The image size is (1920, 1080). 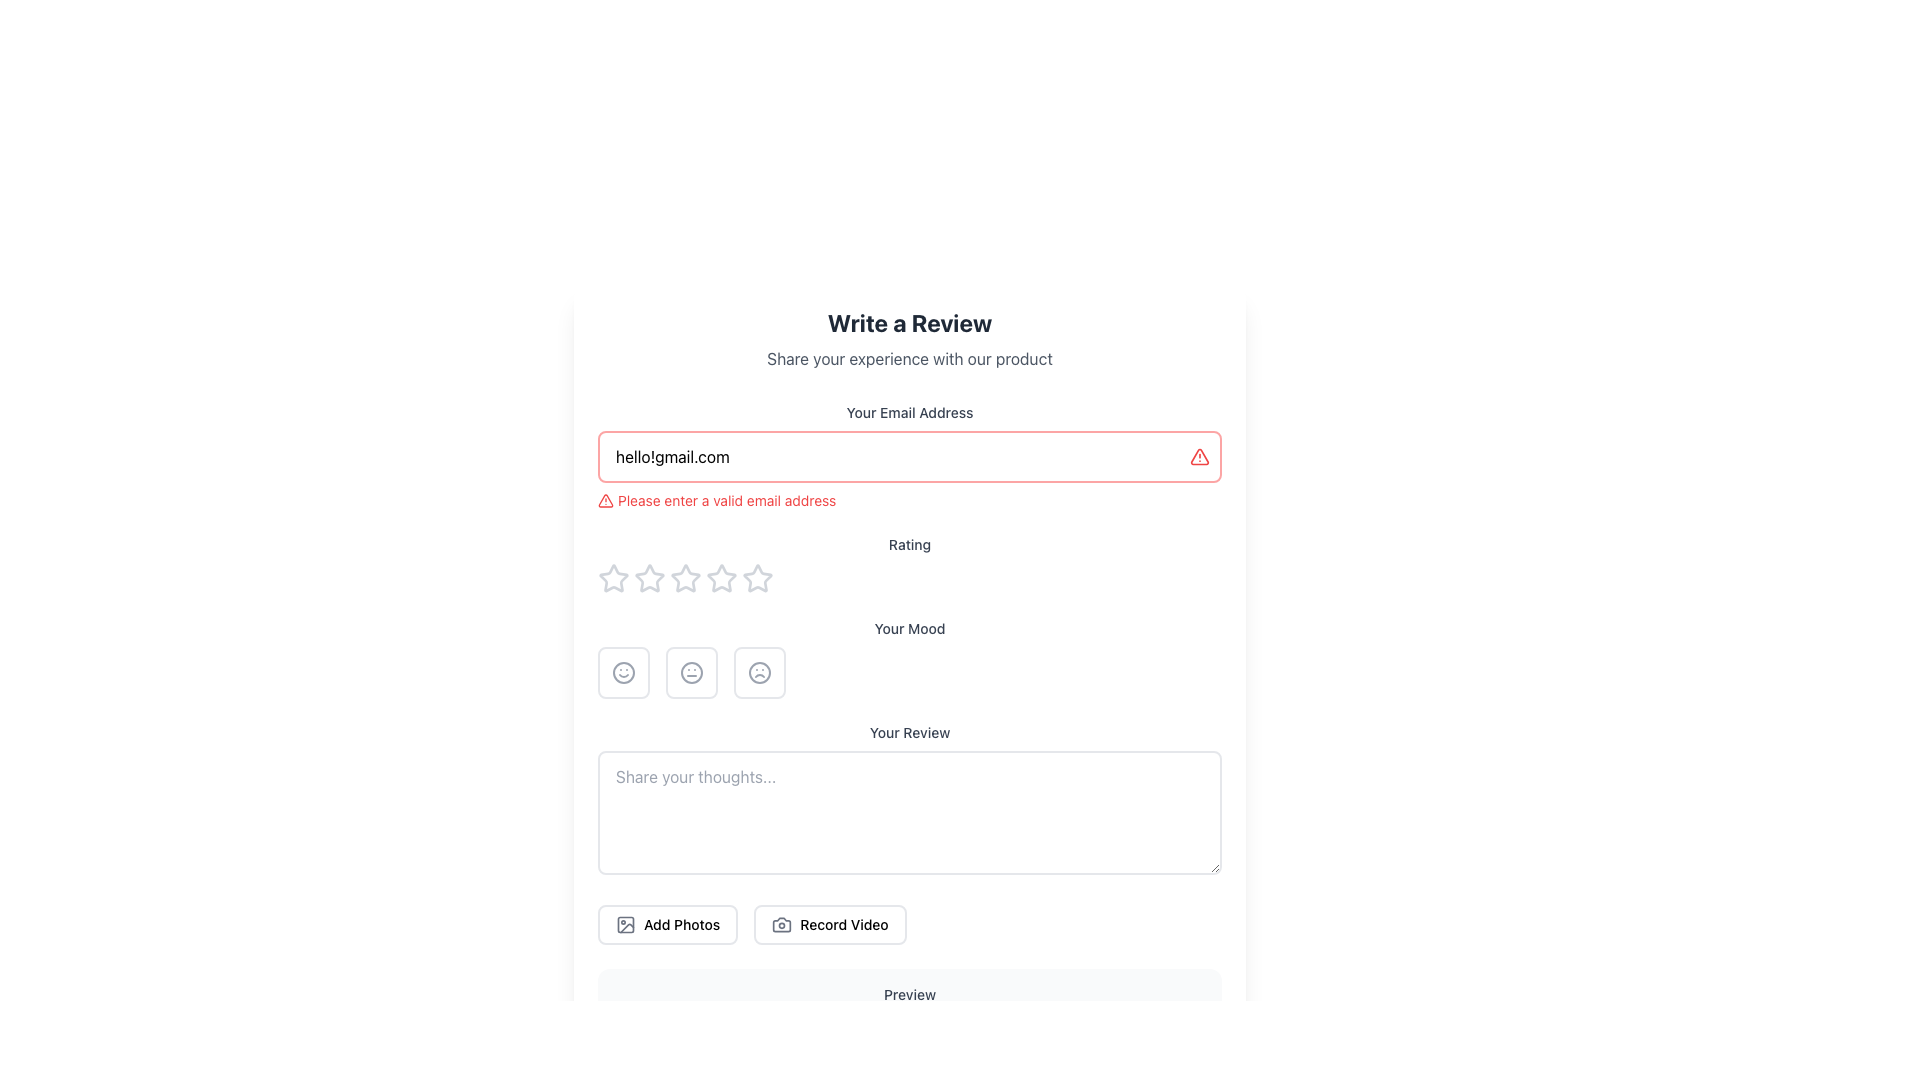 I want to click on the fifth star icon for rating, so click(x=757, y=578).